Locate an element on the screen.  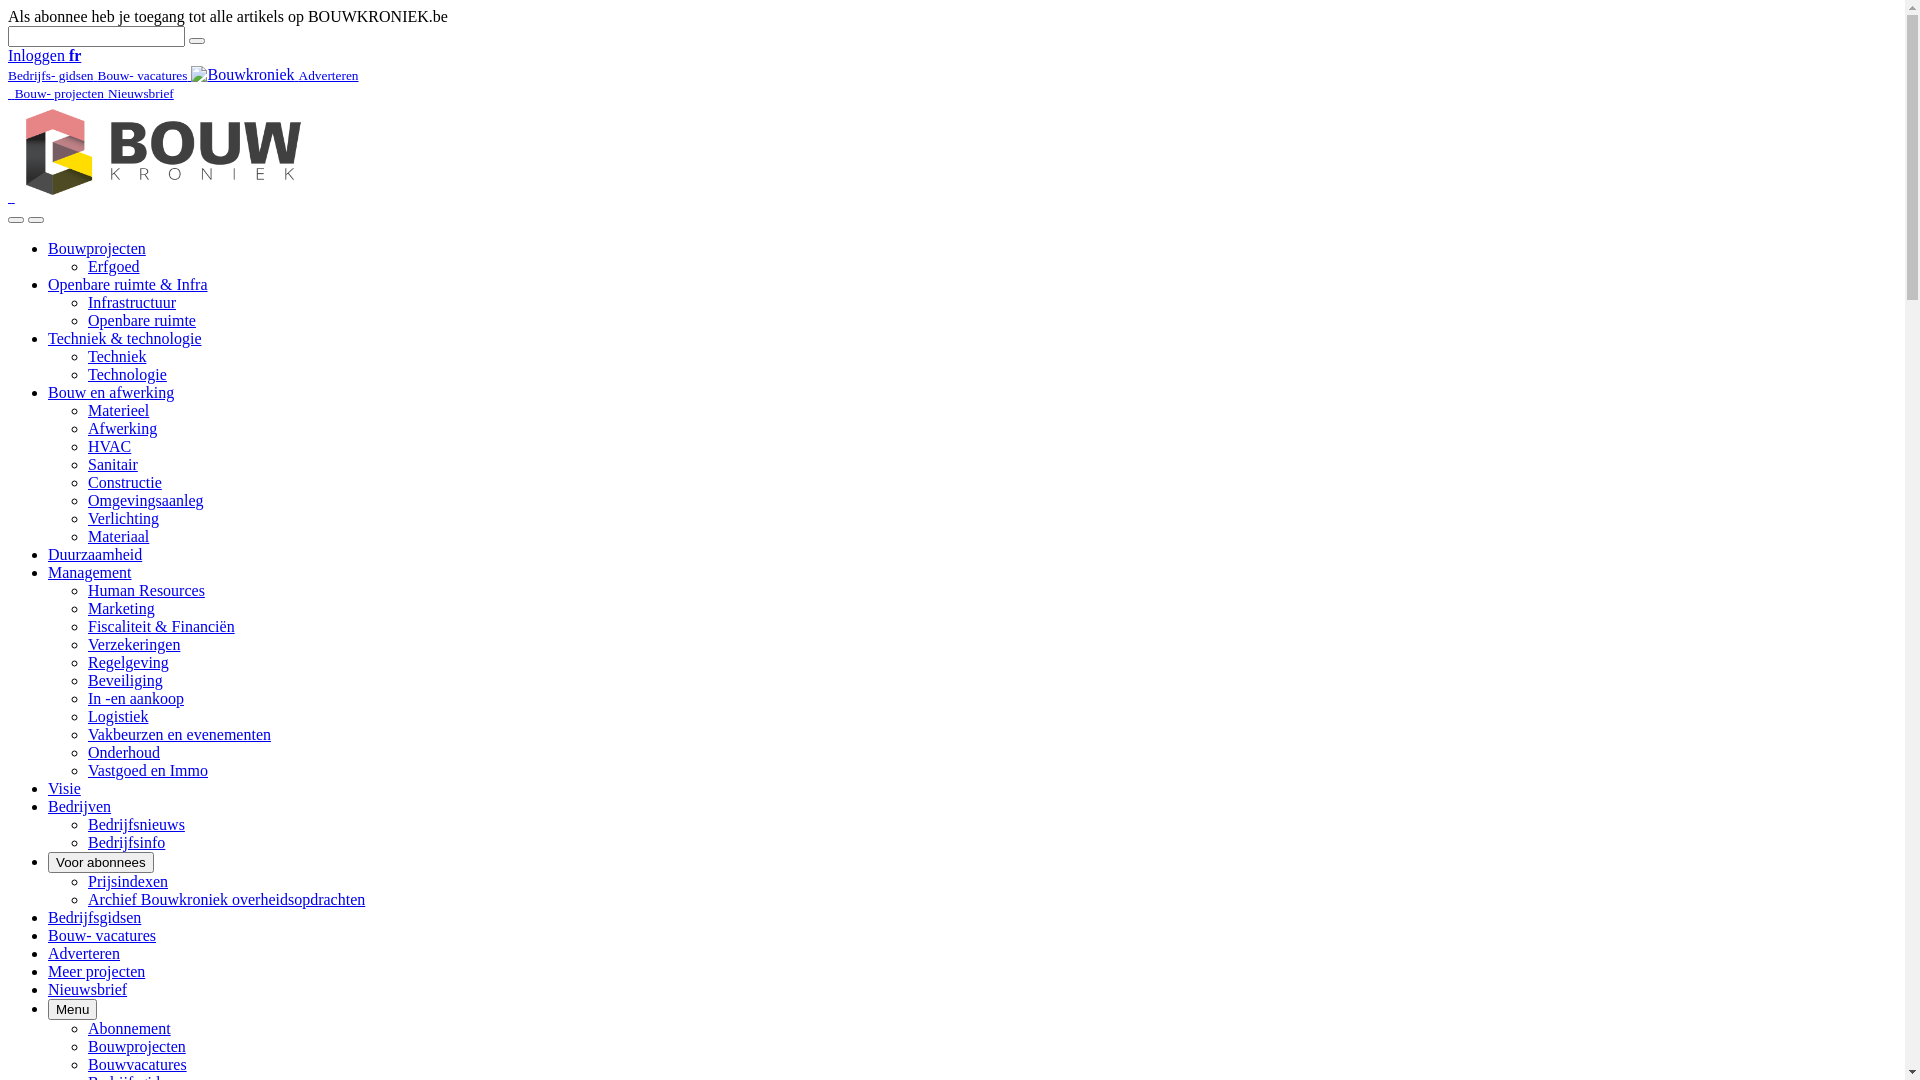
'Inloggen' is located at coordinates (38, 54).